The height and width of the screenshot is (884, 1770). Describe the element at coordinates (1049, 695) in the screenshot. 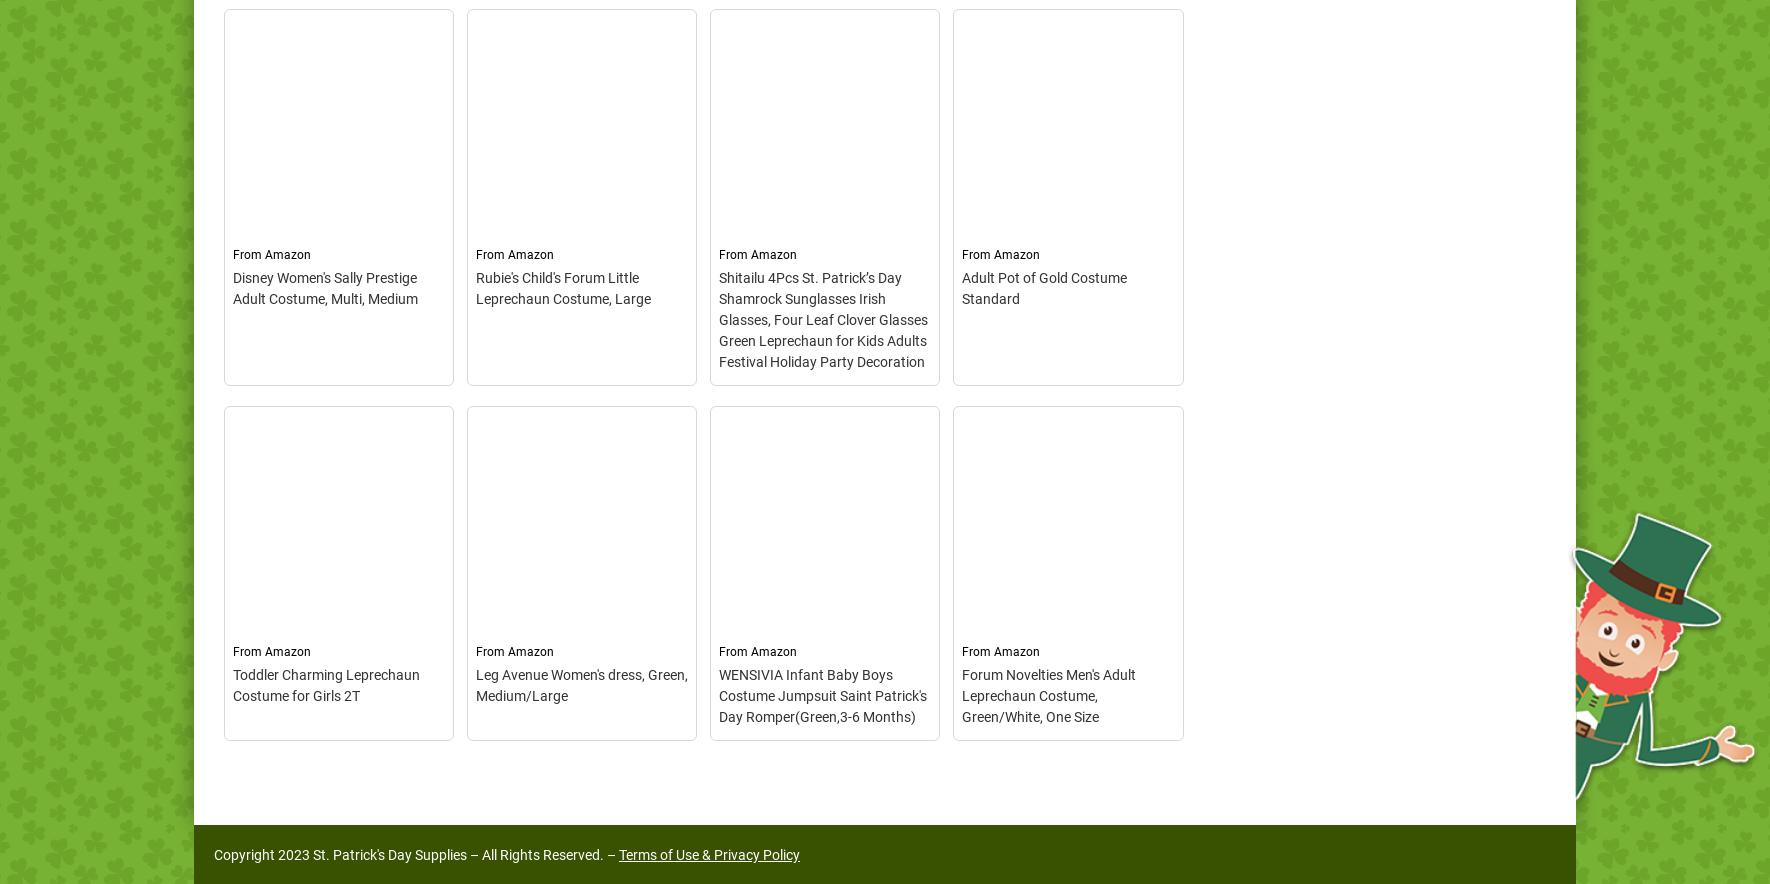

I see `'Forum Novelties Men's Adult Leprechaun Costume, Green/White, One Size'` at that location.